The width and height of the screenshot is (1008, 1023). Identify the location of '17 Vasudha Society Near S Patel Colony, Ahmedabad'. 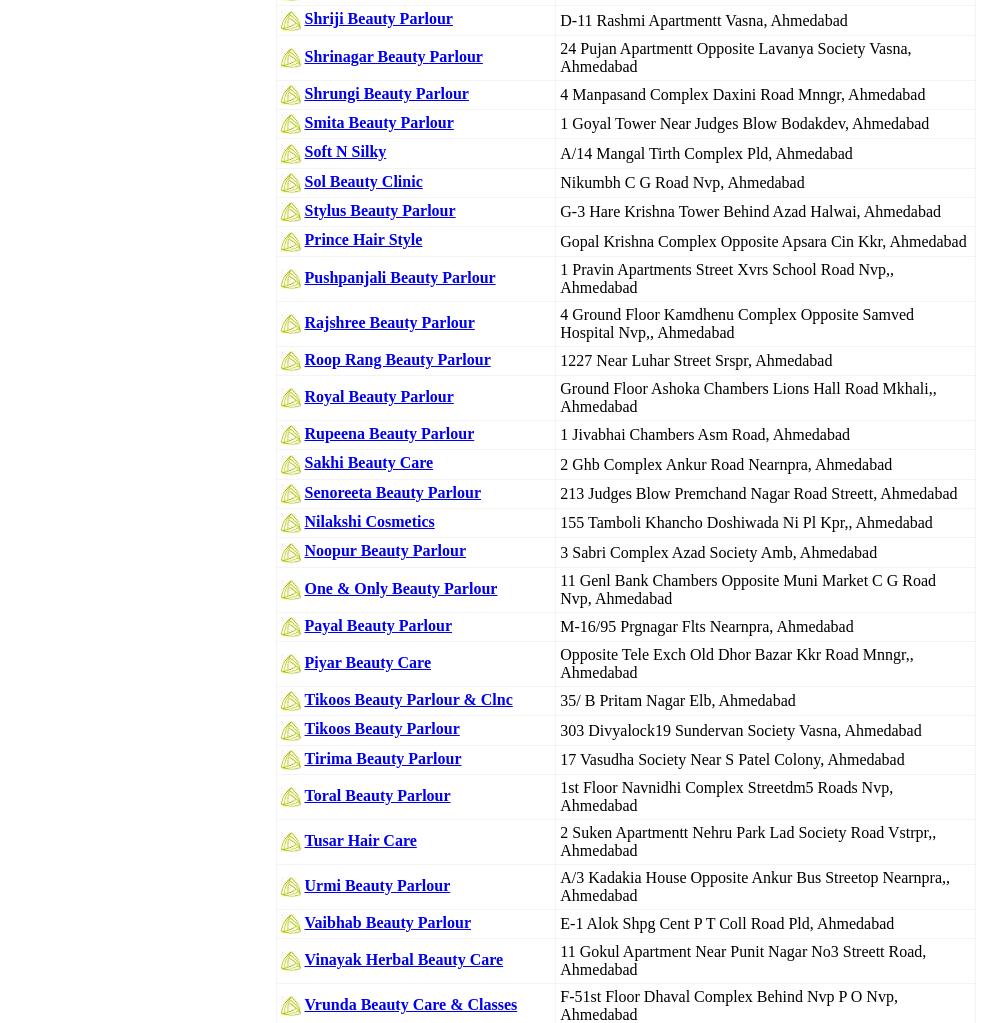
(732, 757).